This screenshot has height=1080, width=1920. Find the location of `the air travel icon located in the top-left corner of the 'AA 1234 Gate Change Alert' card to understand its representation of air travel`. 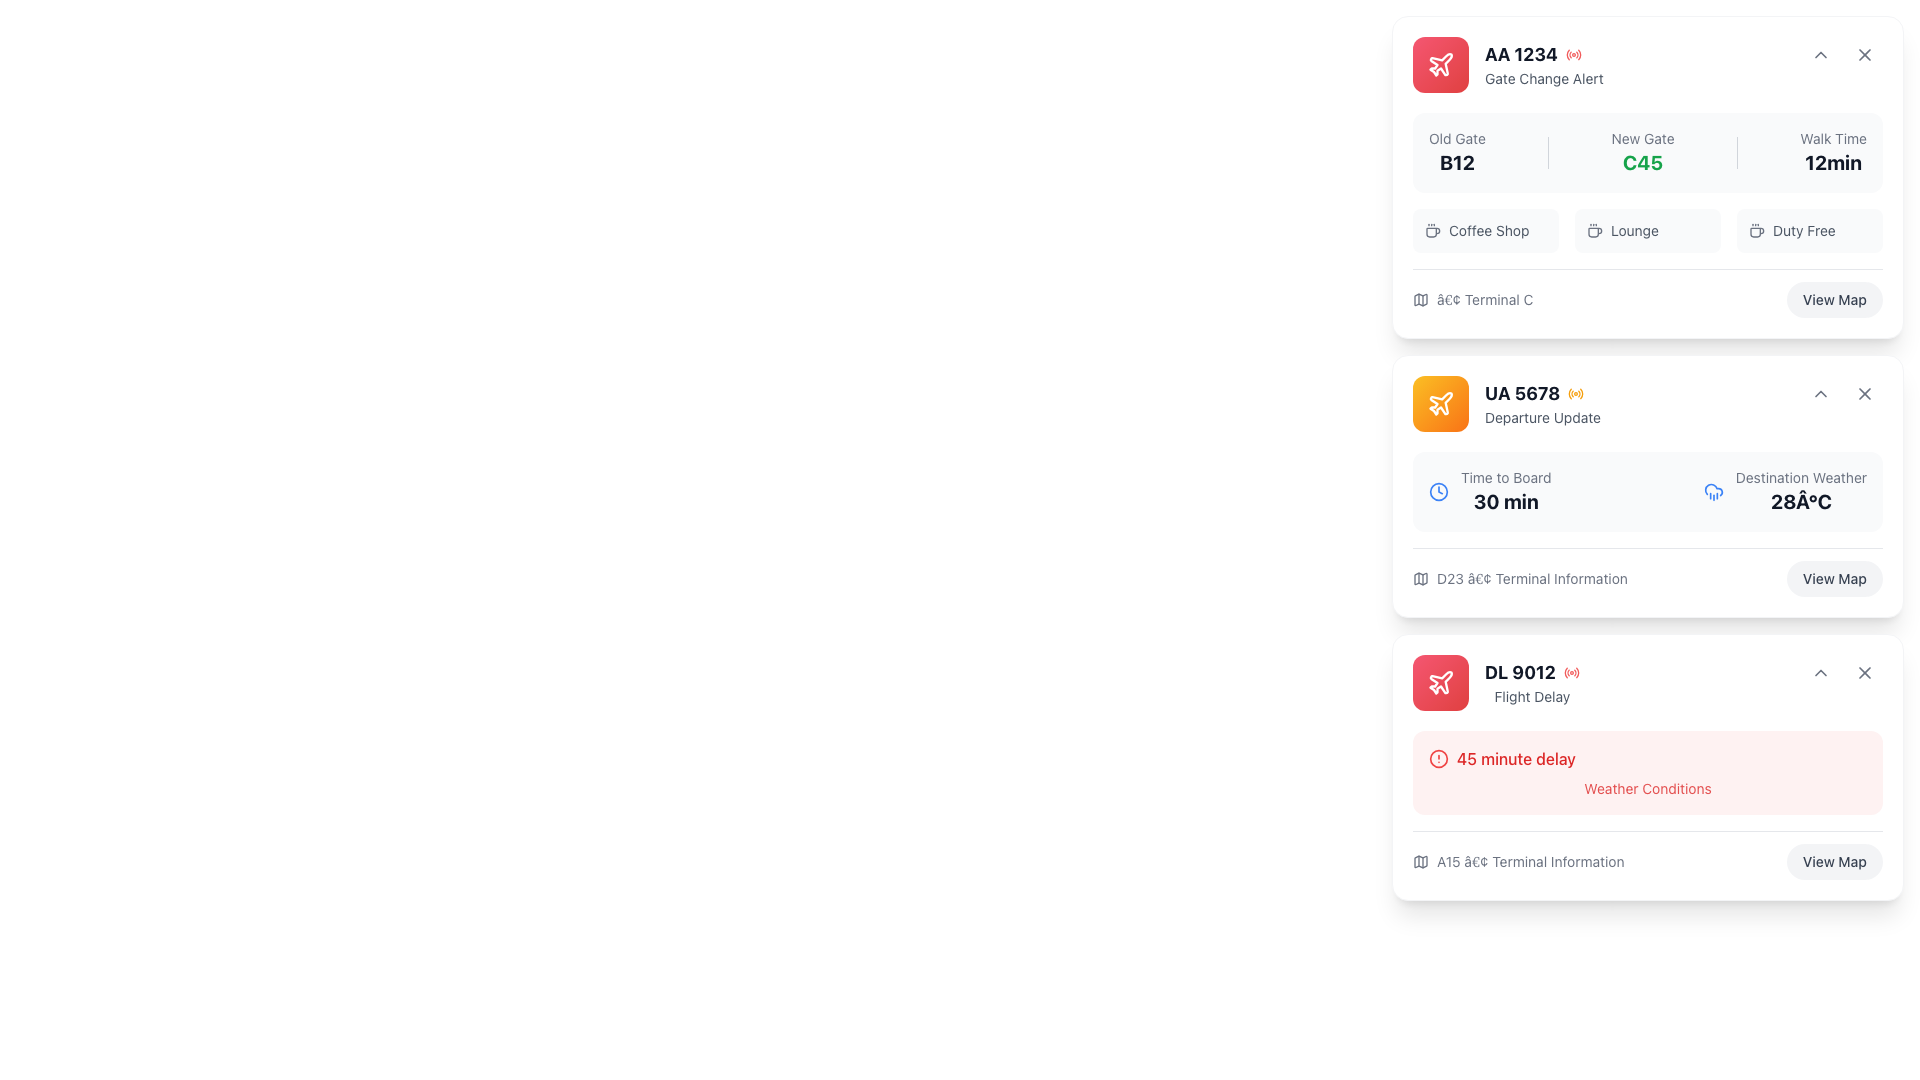

the air travel icon located in the top-left corner of the 'AA 1234 Gate Change Alert' card to understand its representation of air travel is located at coordinates (1441, 63).